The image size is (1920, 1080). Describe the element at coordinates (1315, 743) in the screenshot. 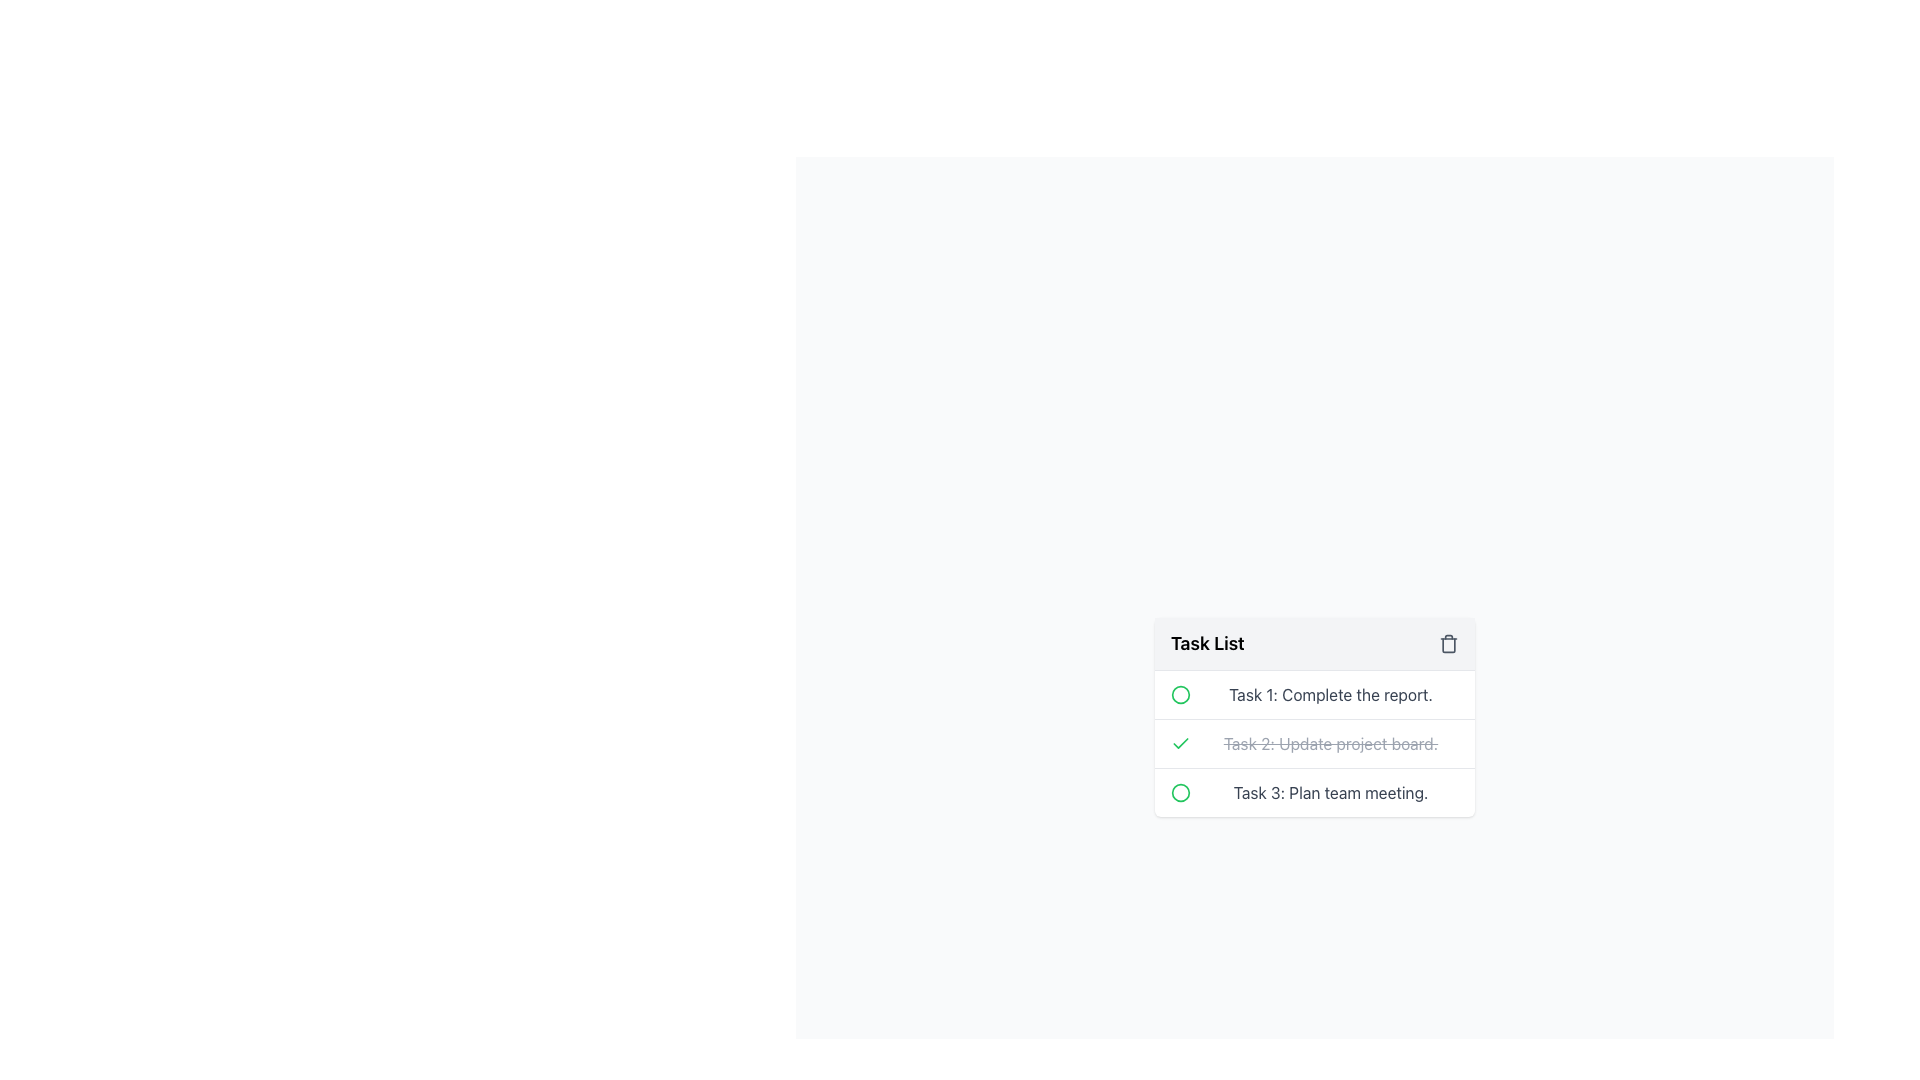

I see `the completed task list item, which displays a strikethrough text and a green tick mark` at that location.